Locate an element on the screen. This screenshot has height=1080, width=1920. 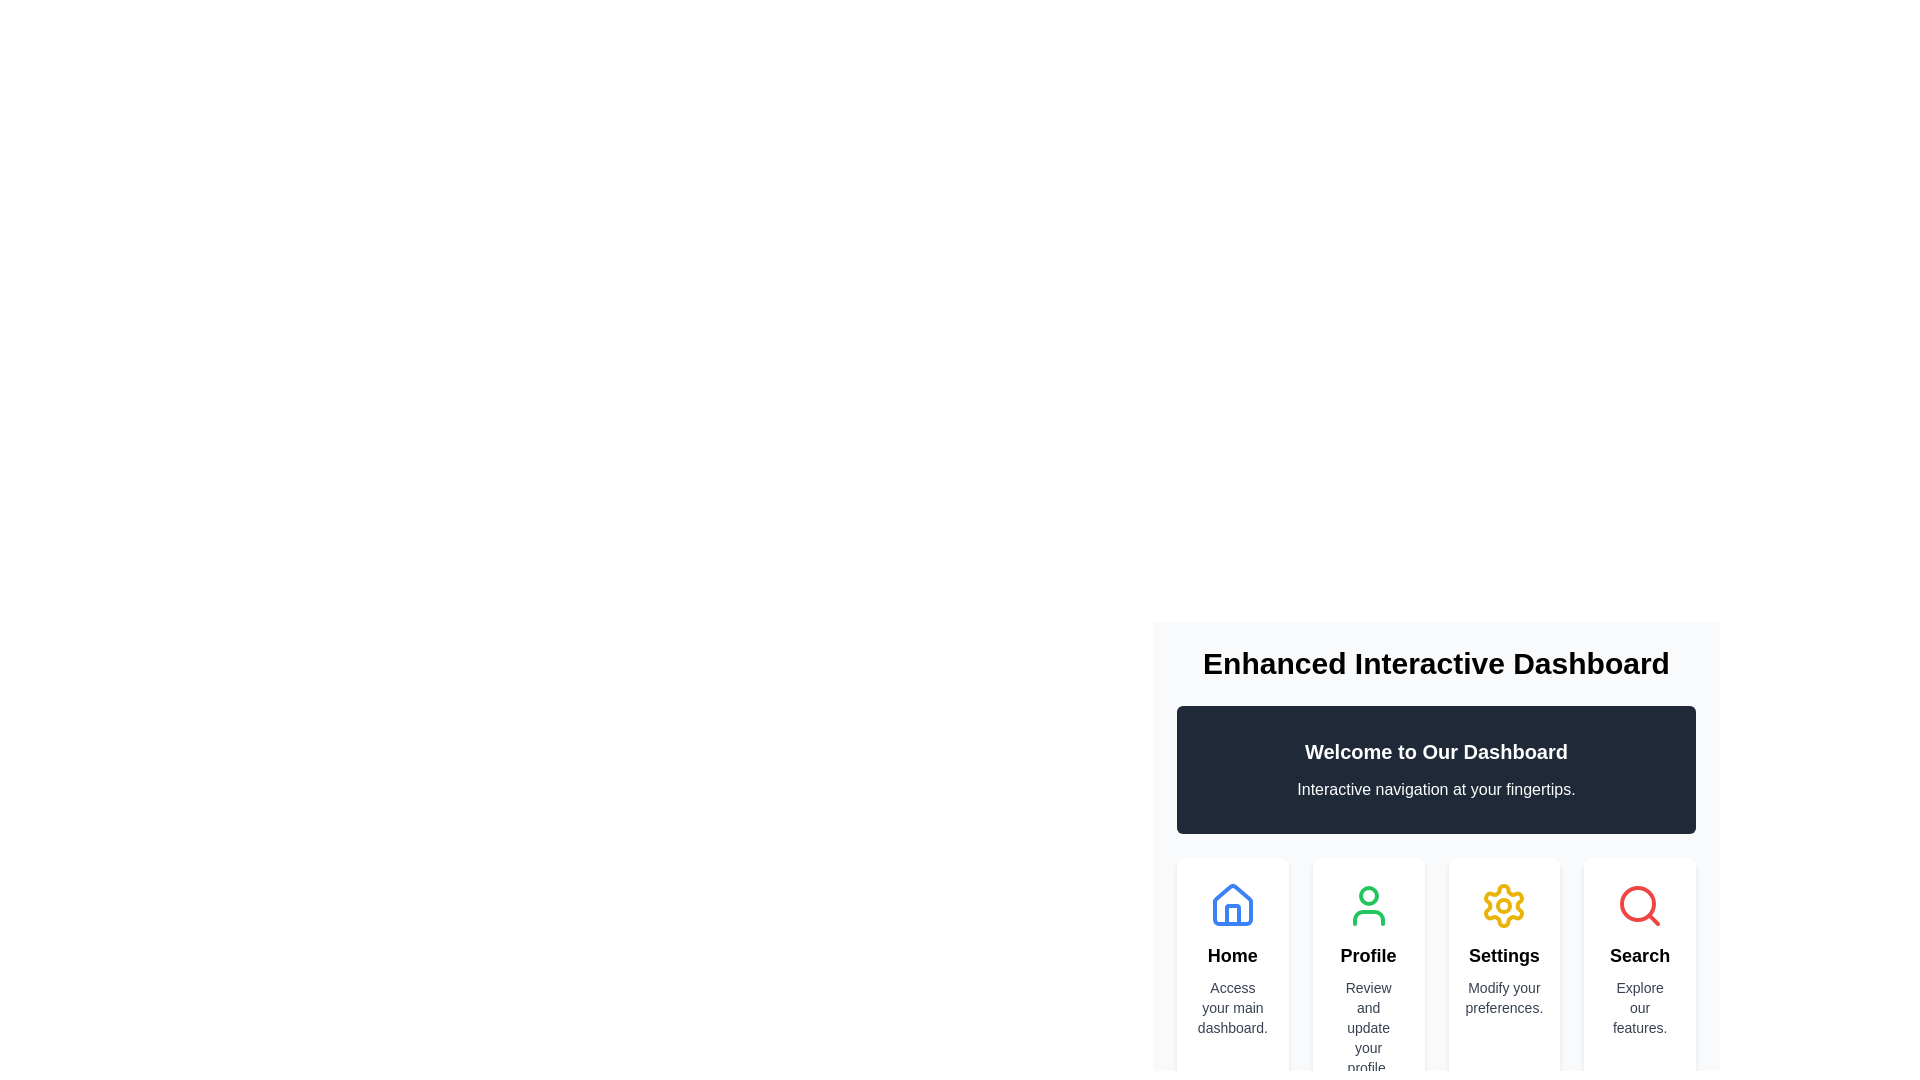
the vertical rectangle-like shape element of the house icon in the main navigation area, located above the 'Home' label is located at coordinates (1231, 914).